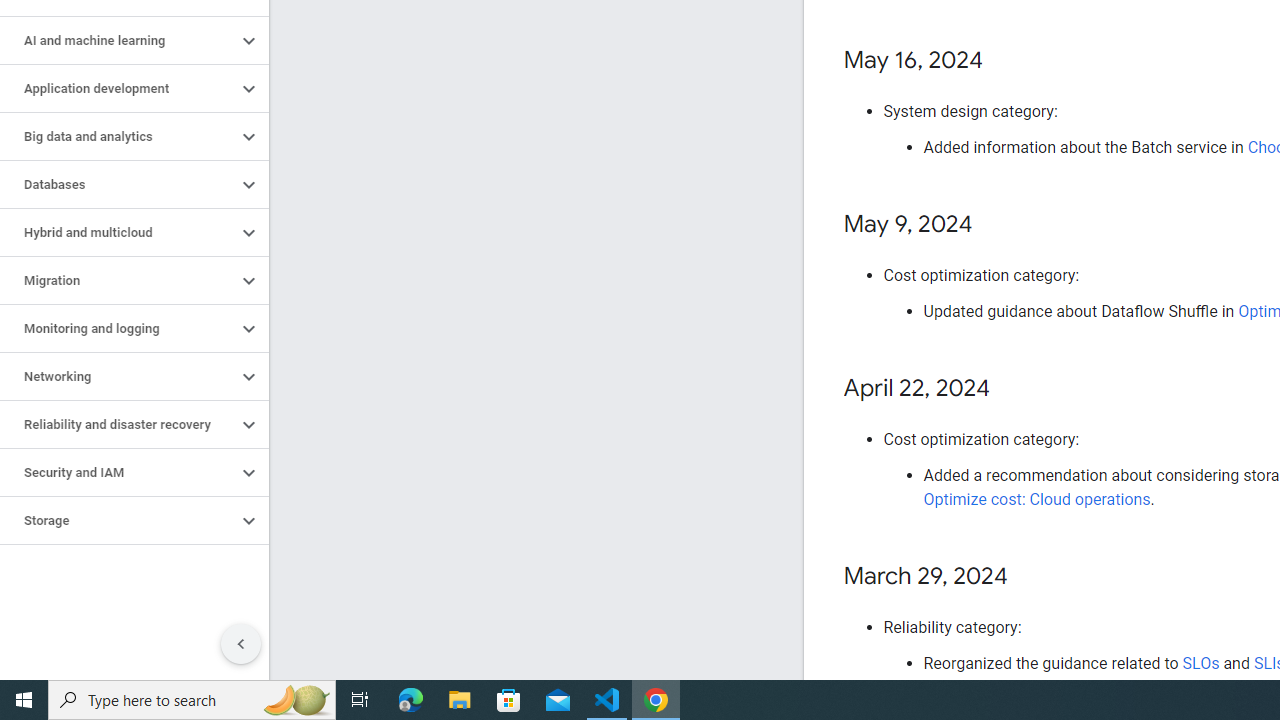 The height and width of the screenshot is (720, 1280). What do you see at coordinates (240, 644) in the screenshot?
I see `'Hide side navigation'` at bounding box center [240, 644].